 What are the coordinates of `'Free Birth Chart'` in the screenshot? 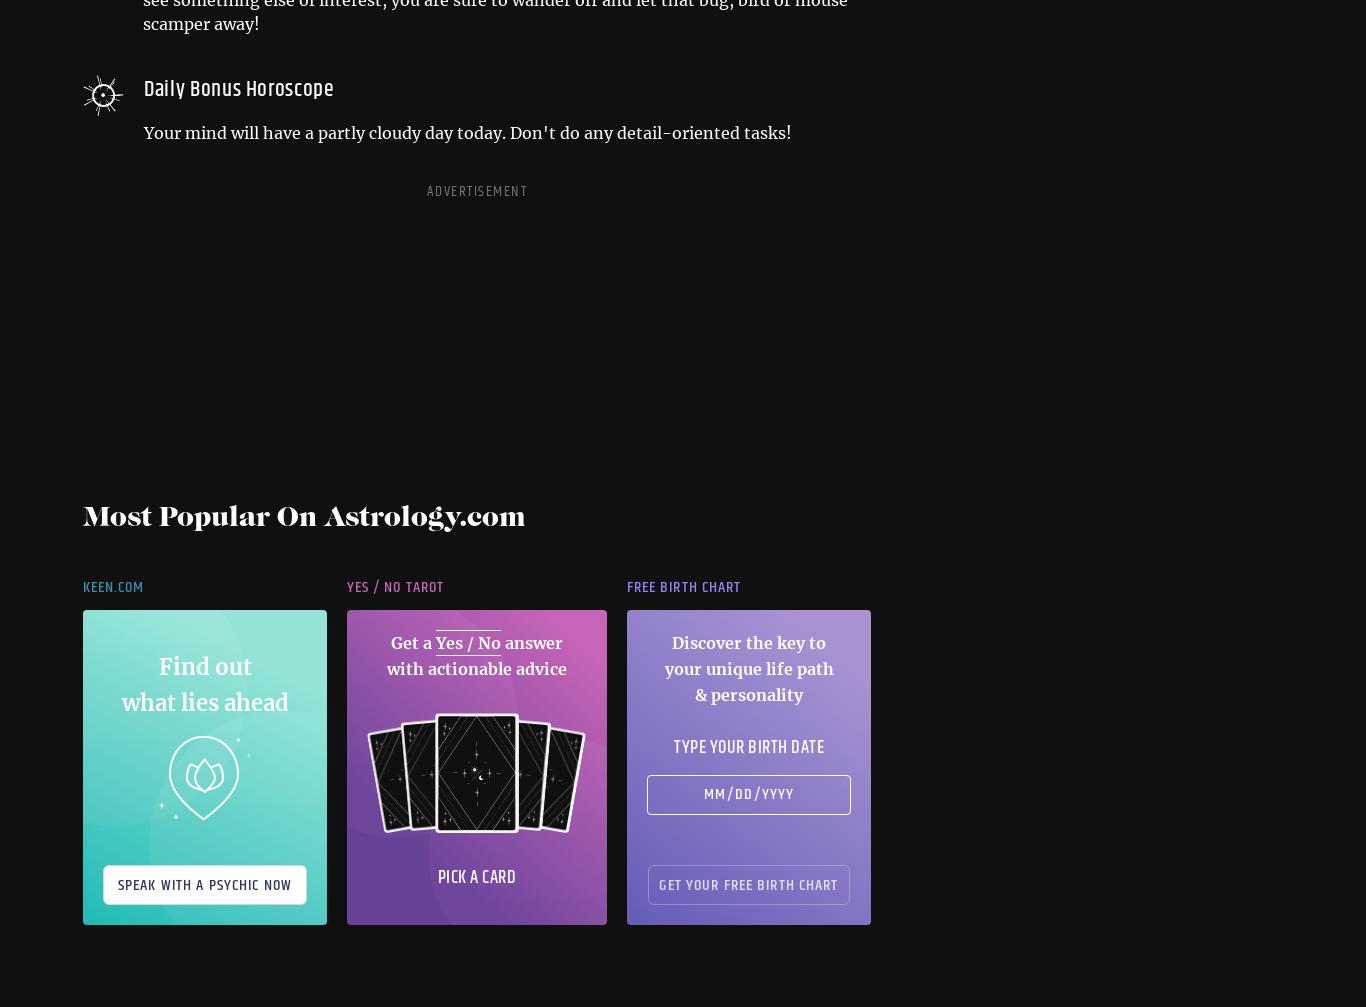 It's located at (683, 585).